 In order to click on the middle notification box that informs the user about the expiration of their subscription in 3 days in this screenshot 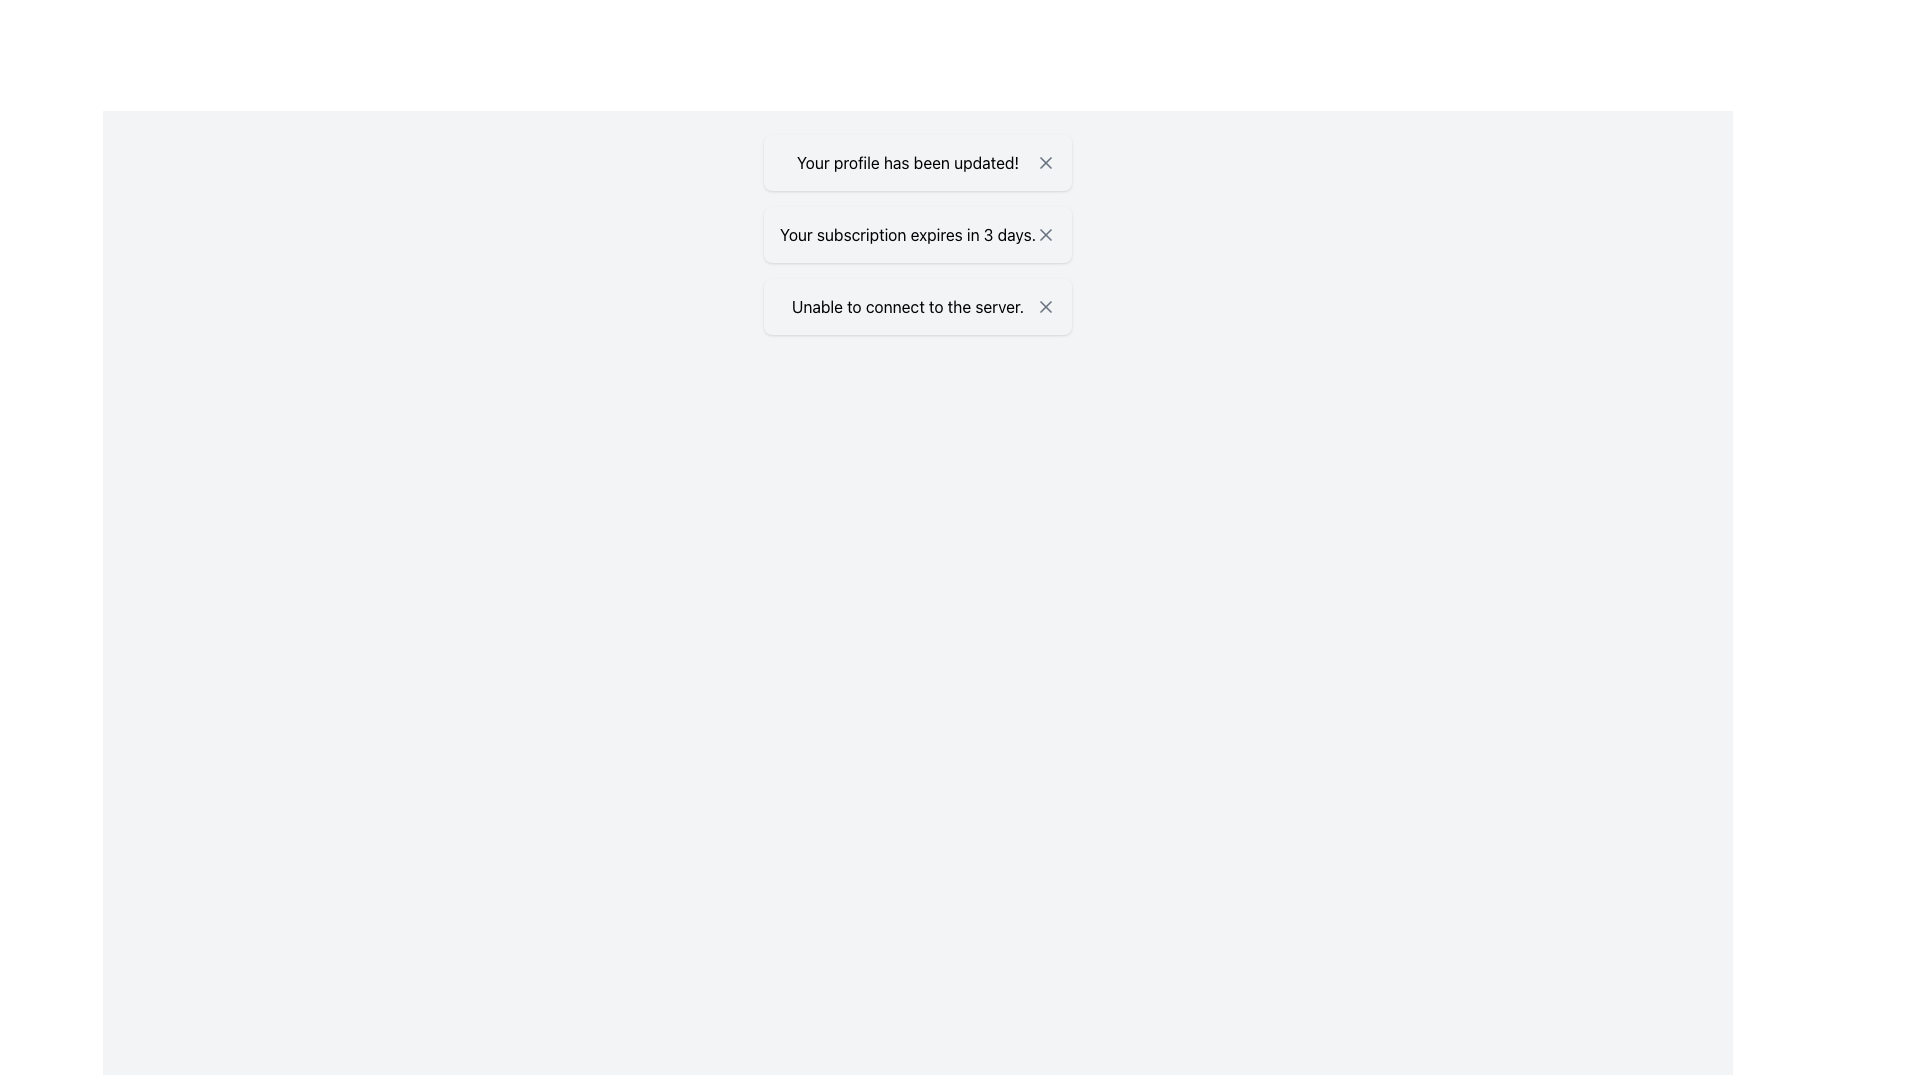, I will do `click(916, 234)`.